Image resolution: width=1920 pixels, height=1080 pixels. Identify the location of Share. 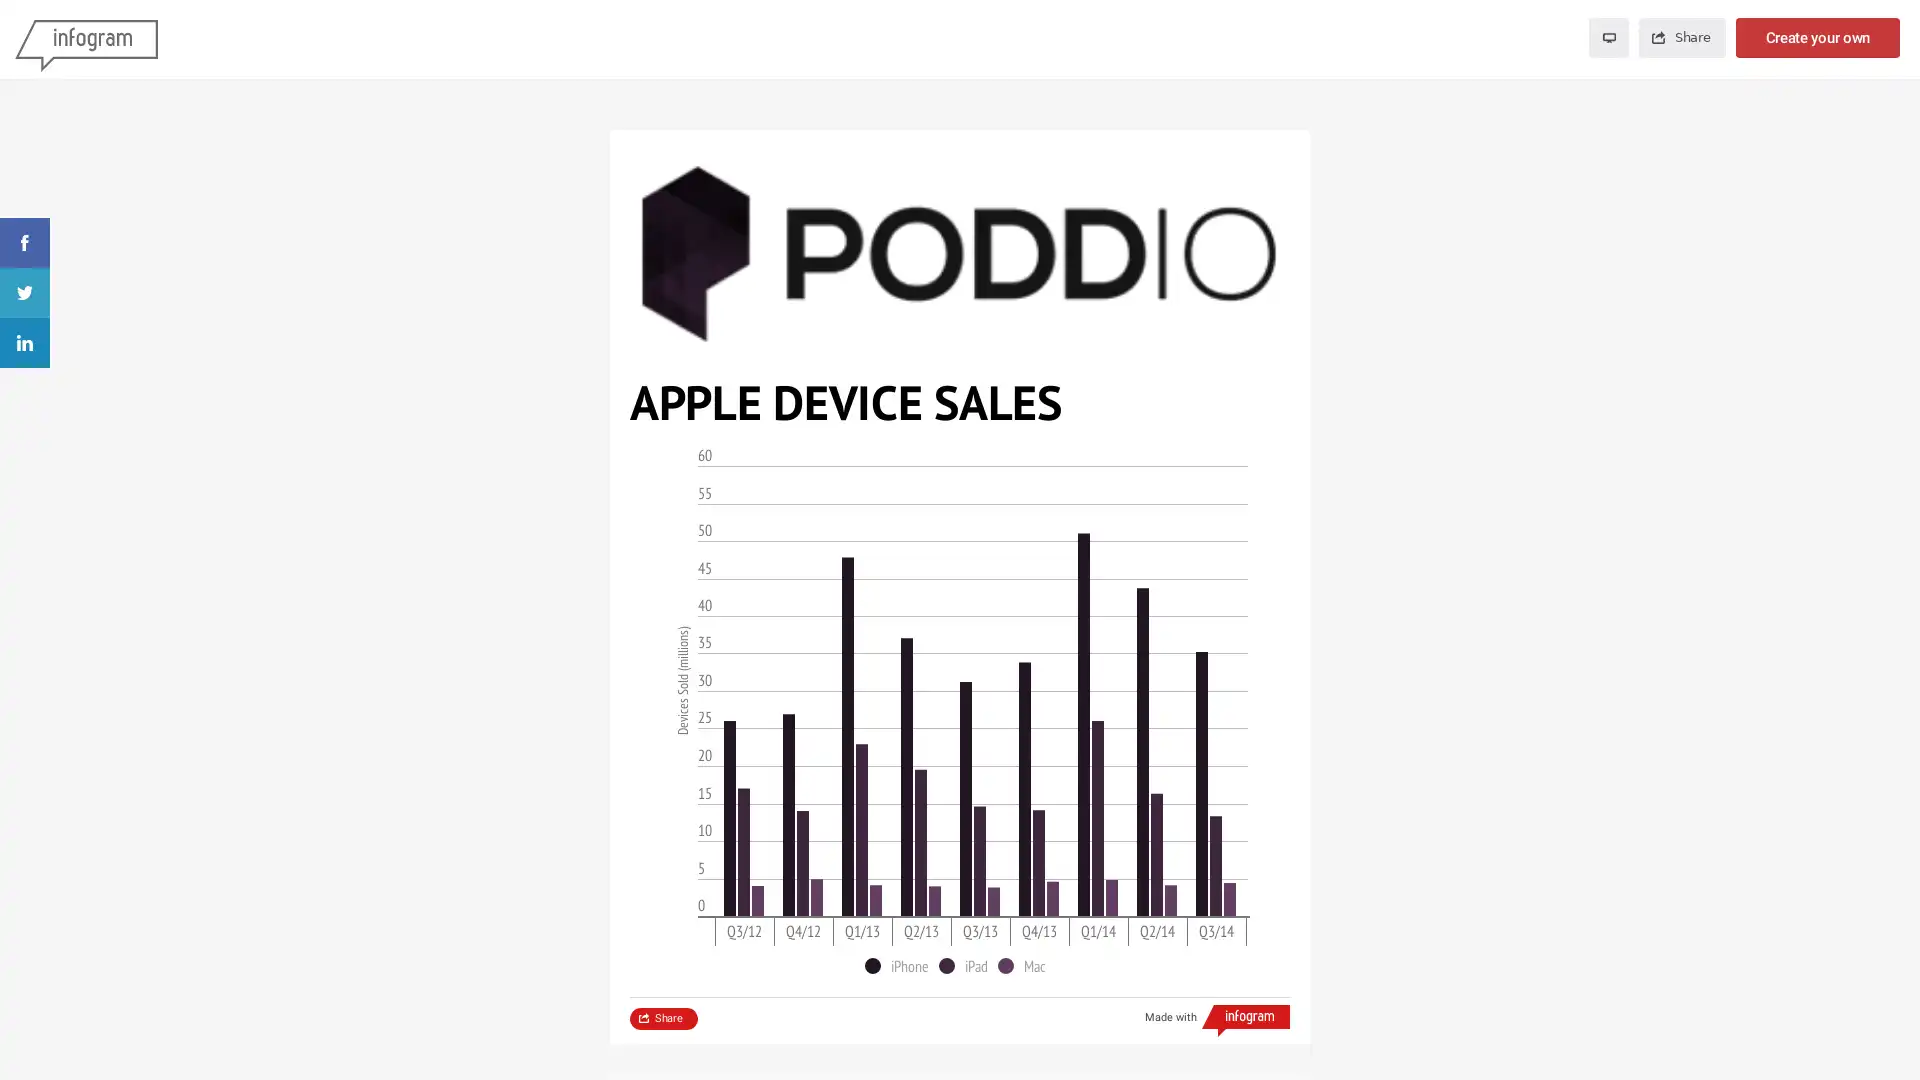
(663, 1018).